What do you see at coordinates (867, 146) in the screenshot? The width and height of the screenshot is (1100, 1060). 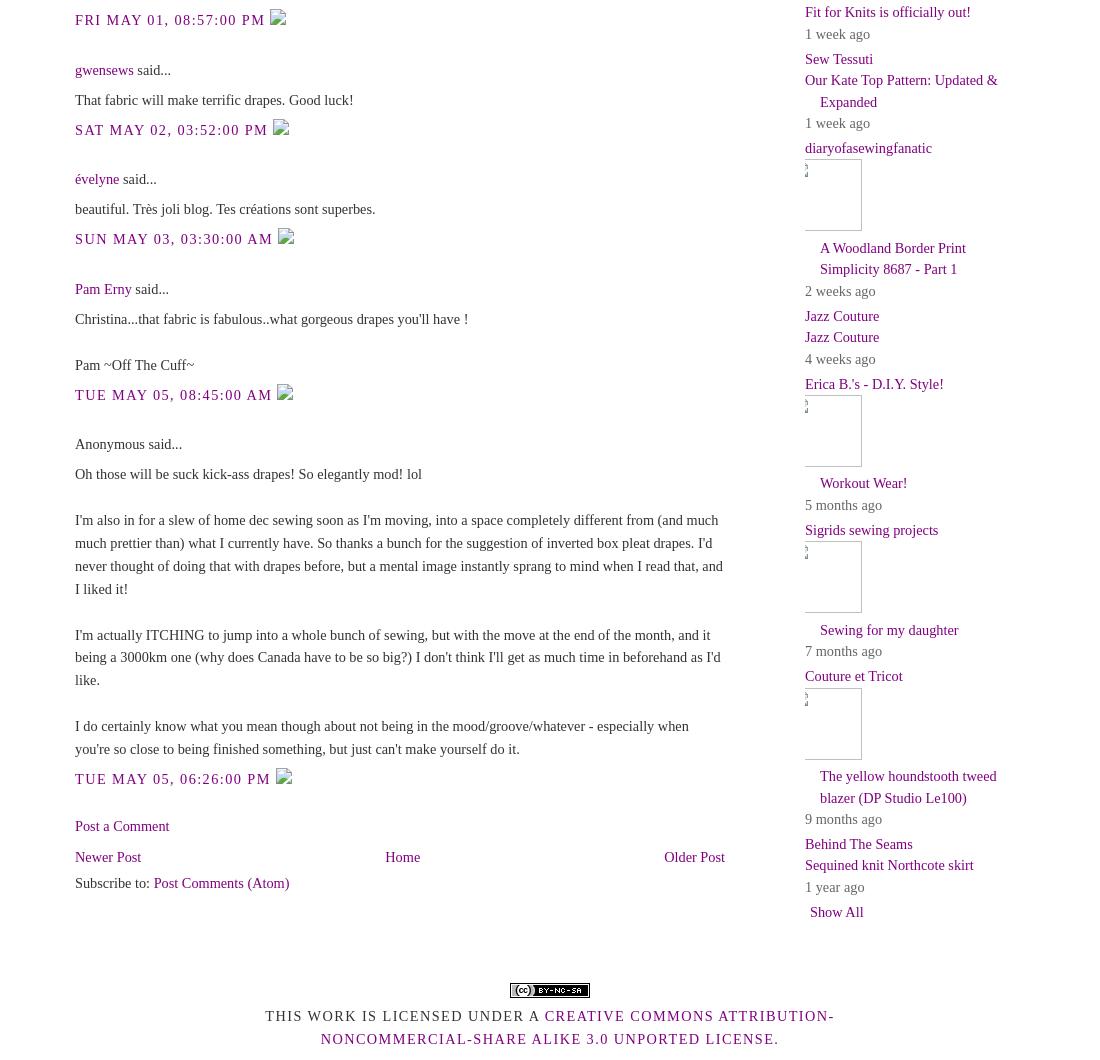 I see `'diaryofasewingfanatic'` at bounding box center [867, 146].